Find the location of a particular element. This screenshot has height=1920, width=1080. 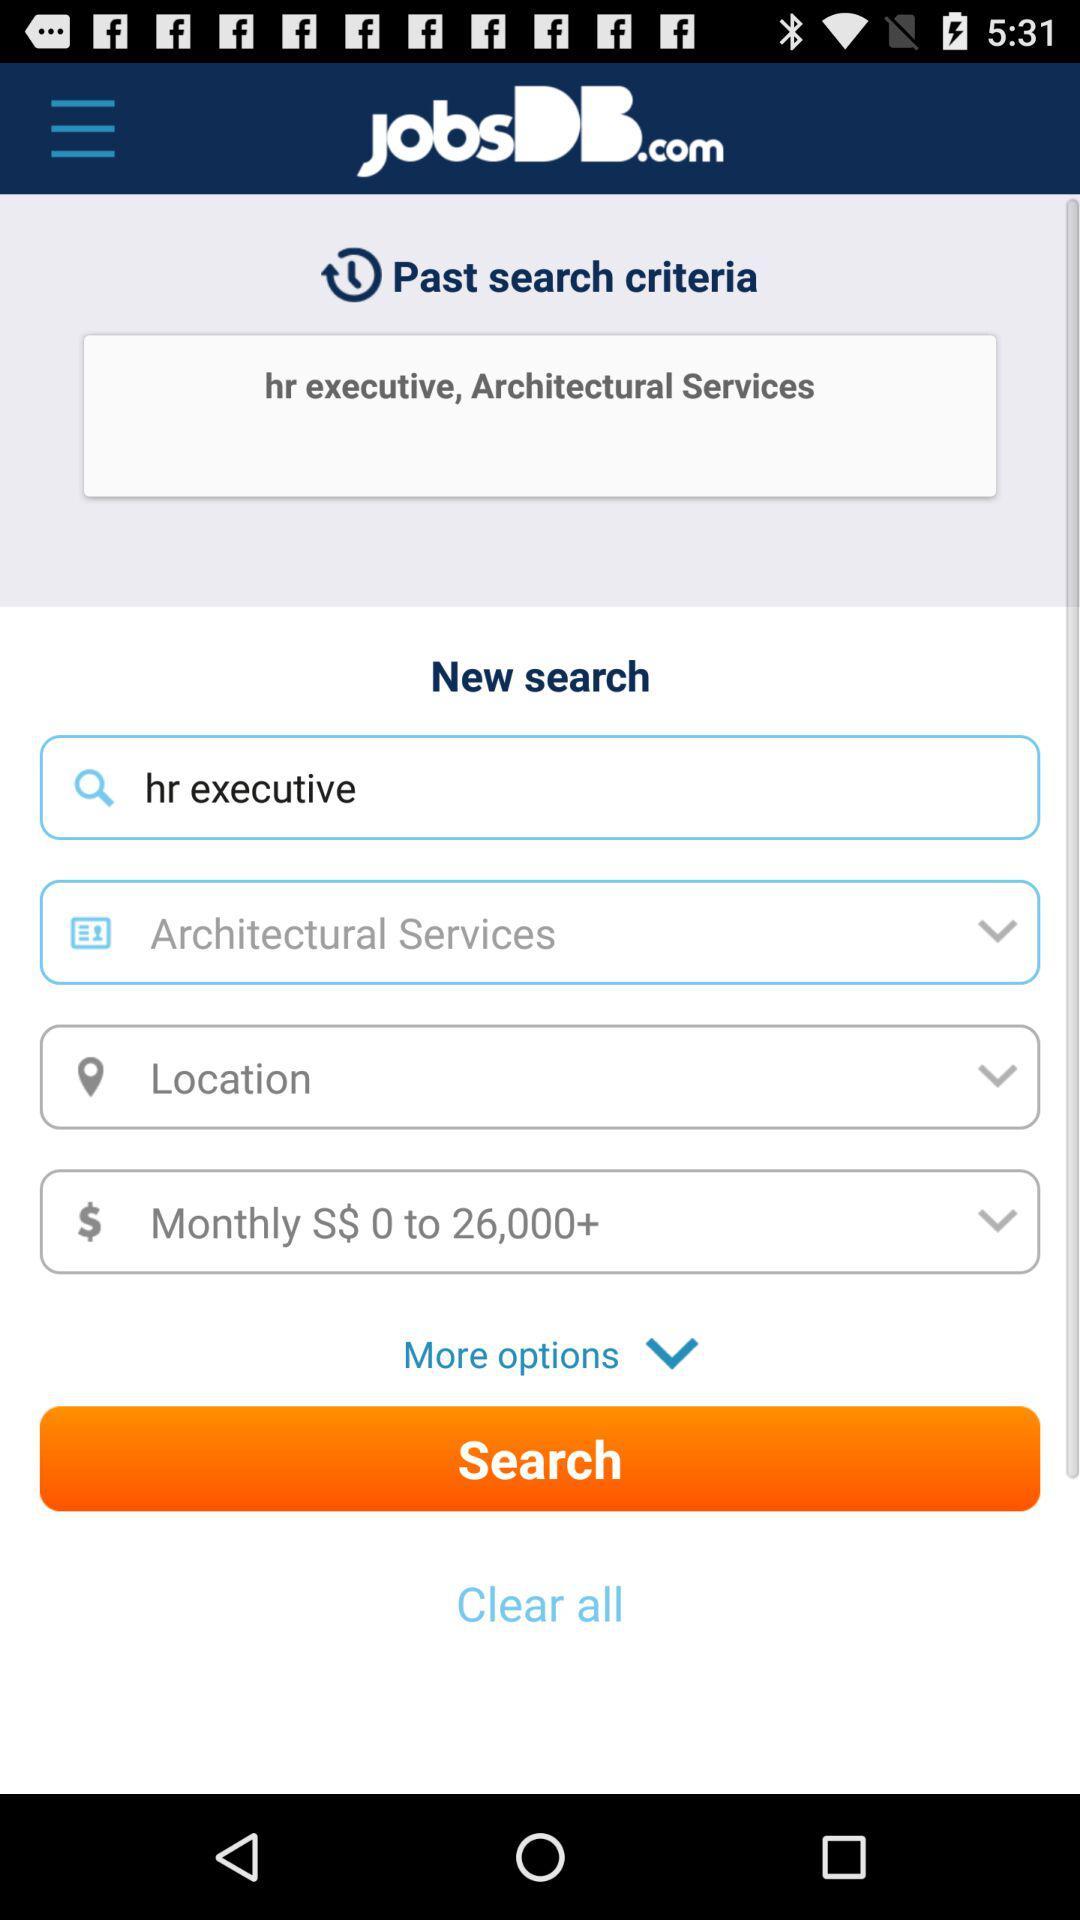

the menu icon is located at coordinates (71, 137).